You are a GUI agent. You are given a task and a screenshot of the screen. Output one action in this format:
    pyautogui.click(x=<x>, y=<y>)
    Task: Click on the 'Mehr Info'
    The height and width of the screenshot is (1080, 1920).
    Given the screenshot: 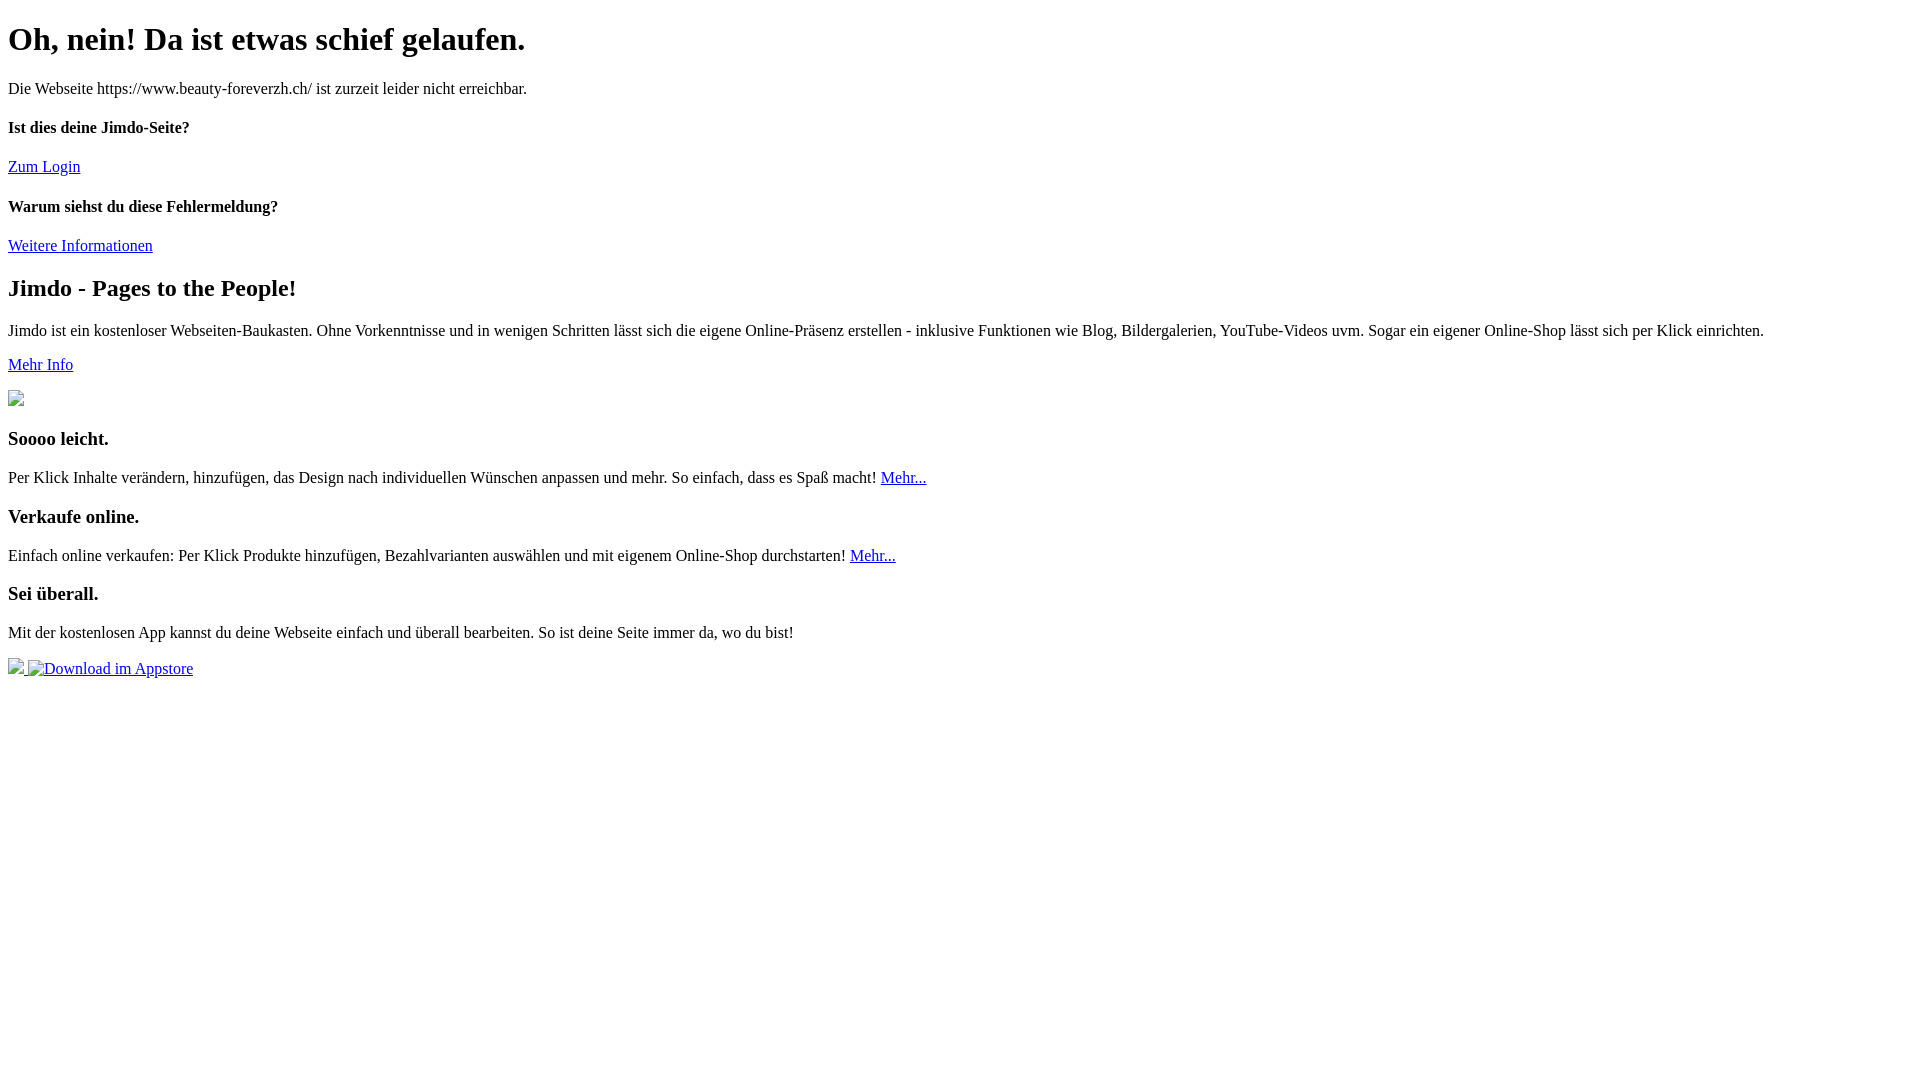 What is the action you would take?
    pyautogui.click(x=40, y=364)
    